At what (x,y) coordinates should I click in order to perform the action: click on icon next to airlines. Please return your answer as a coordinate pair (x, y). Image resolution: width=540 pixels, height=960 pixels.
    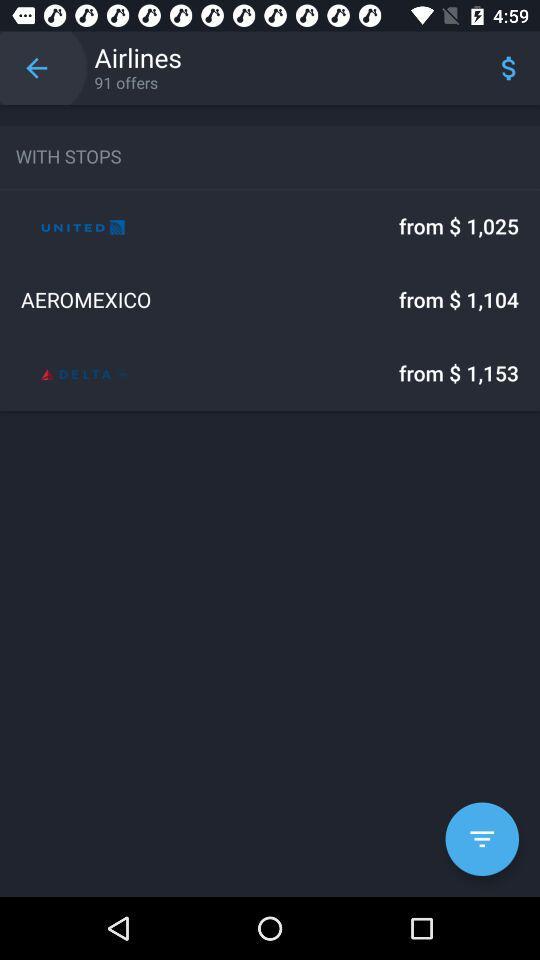
    Looking at the image, I should click on (36, 68).